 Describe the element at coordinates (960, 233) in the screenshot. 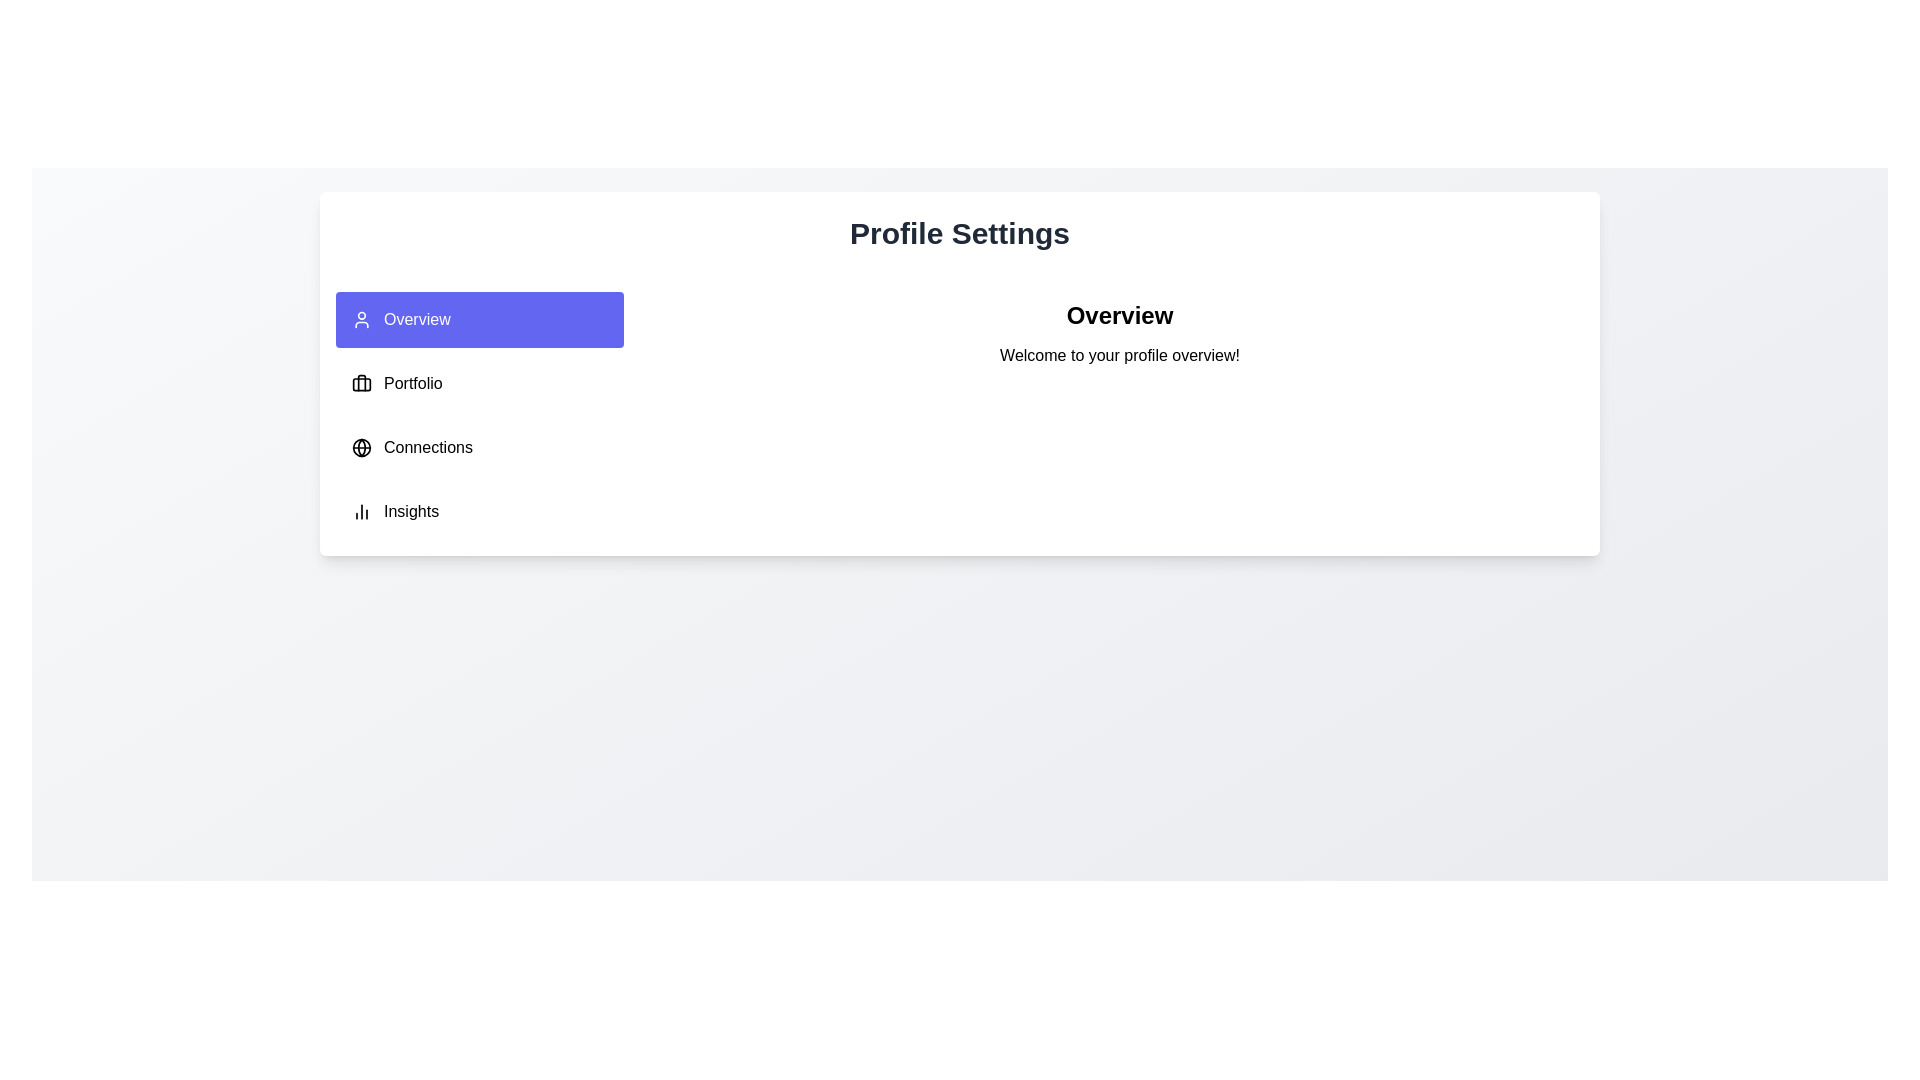

I see `the title of the component` at that location.